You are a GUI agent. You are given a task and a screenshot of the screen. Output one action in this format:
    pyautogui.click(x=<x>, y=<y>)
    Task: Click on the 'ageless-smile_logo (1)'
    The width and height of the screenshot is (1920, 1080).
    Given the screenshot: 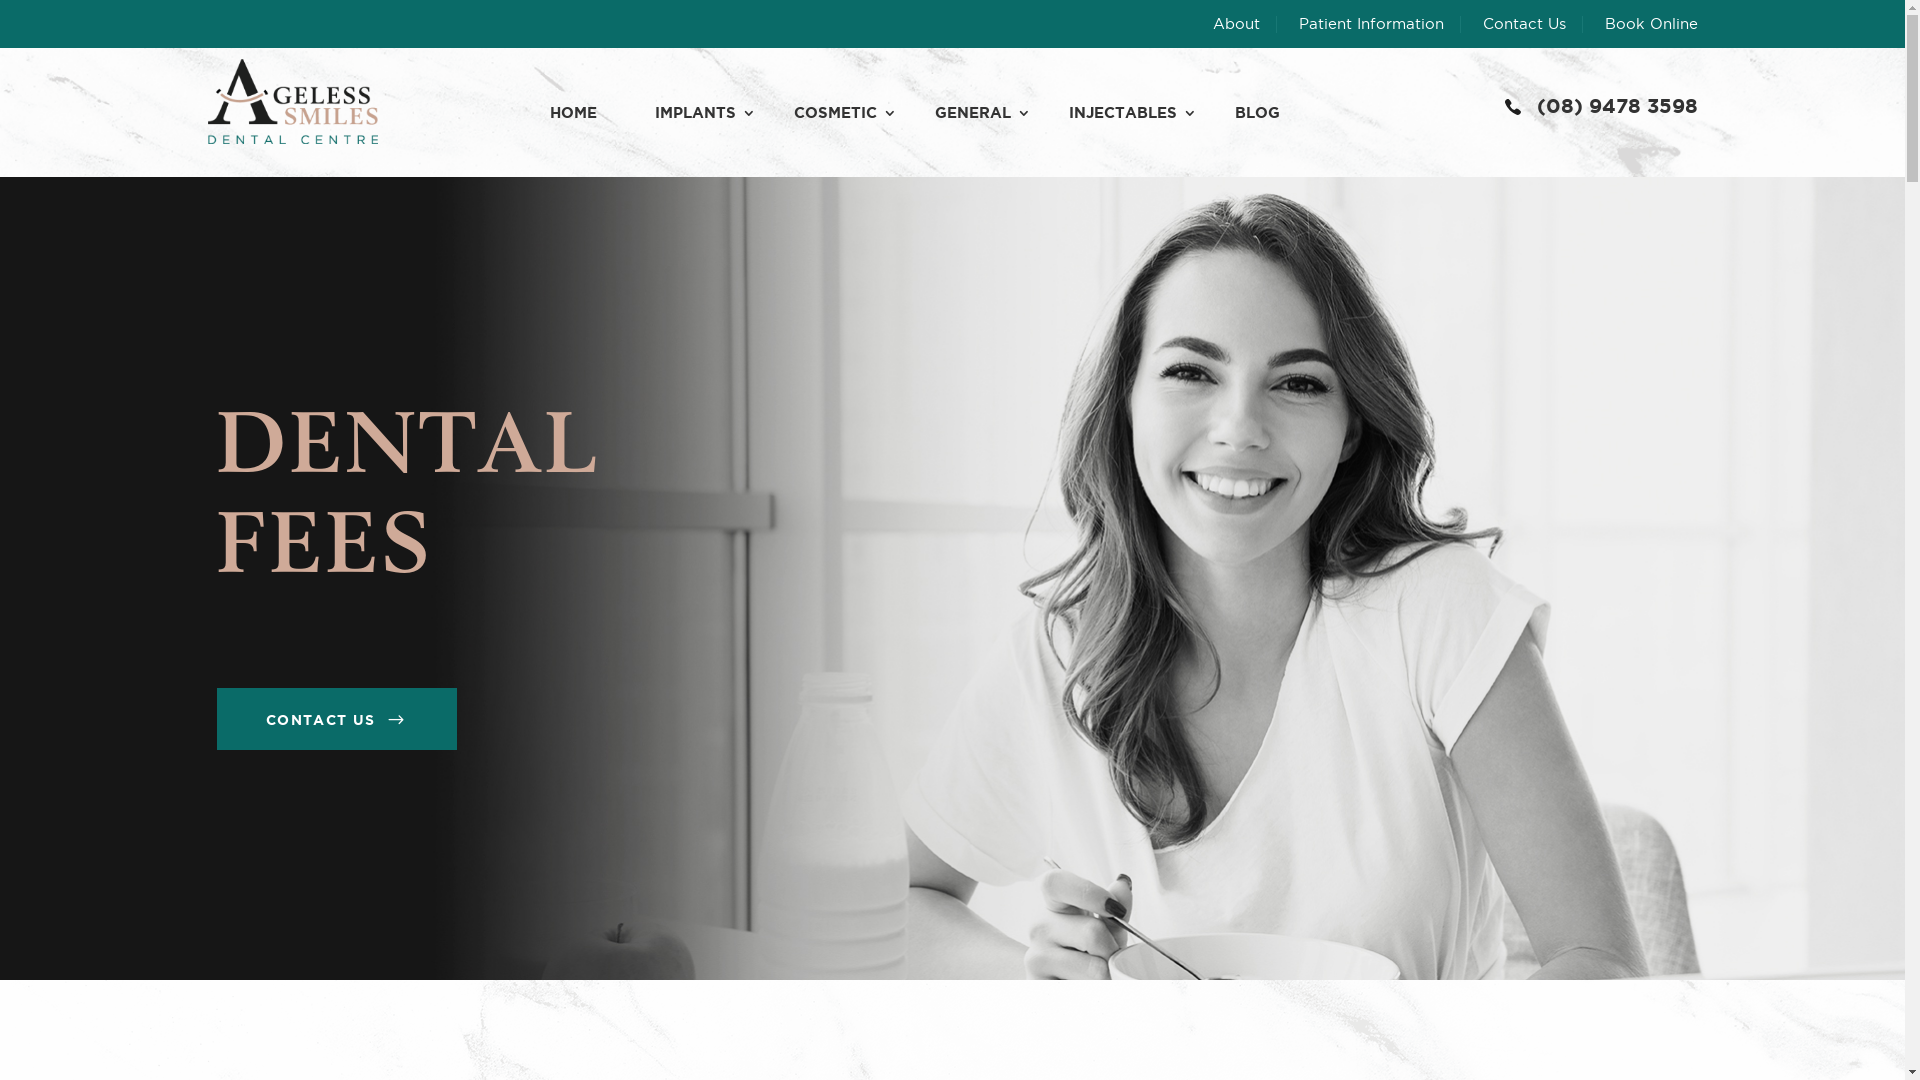 What is the action you would take?
    pyautogui.click(x=291, y=101)
    